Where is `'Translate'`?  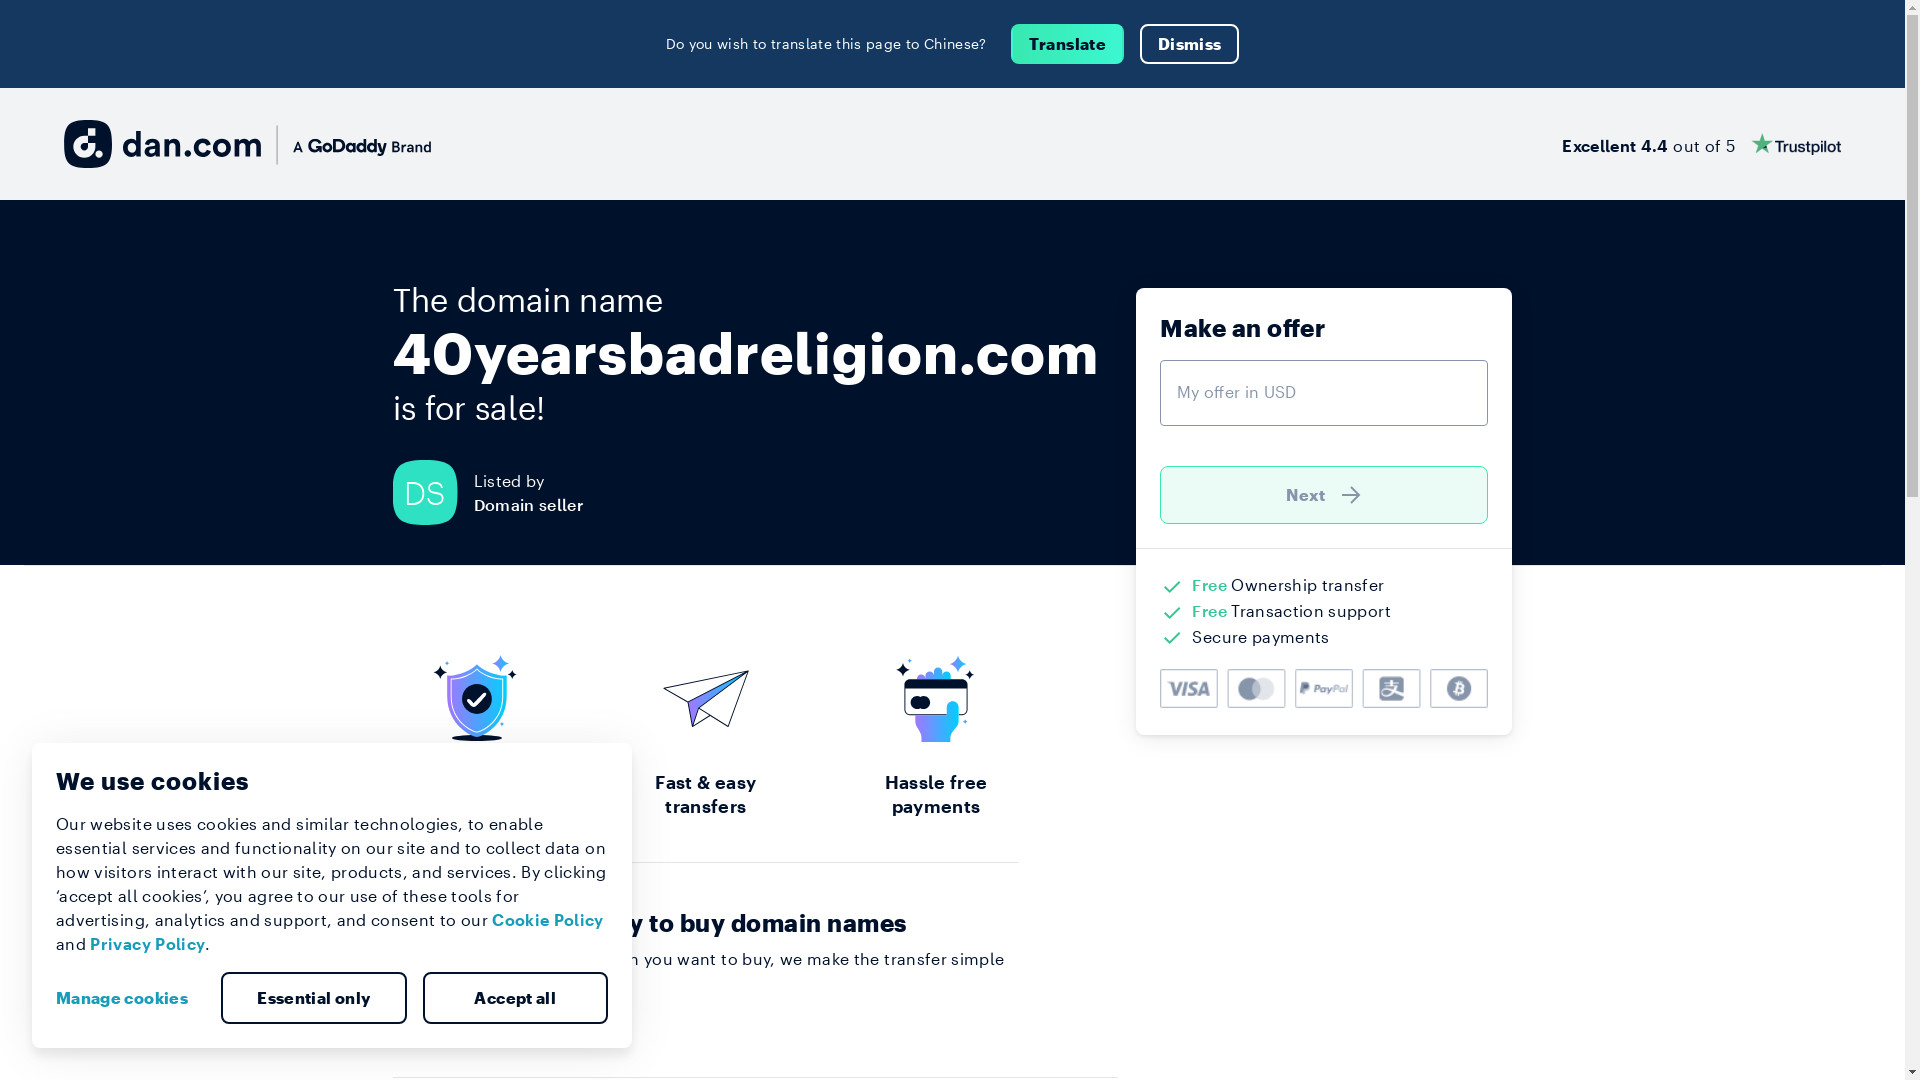 'Translate' is located at coordinates (1066, 43).